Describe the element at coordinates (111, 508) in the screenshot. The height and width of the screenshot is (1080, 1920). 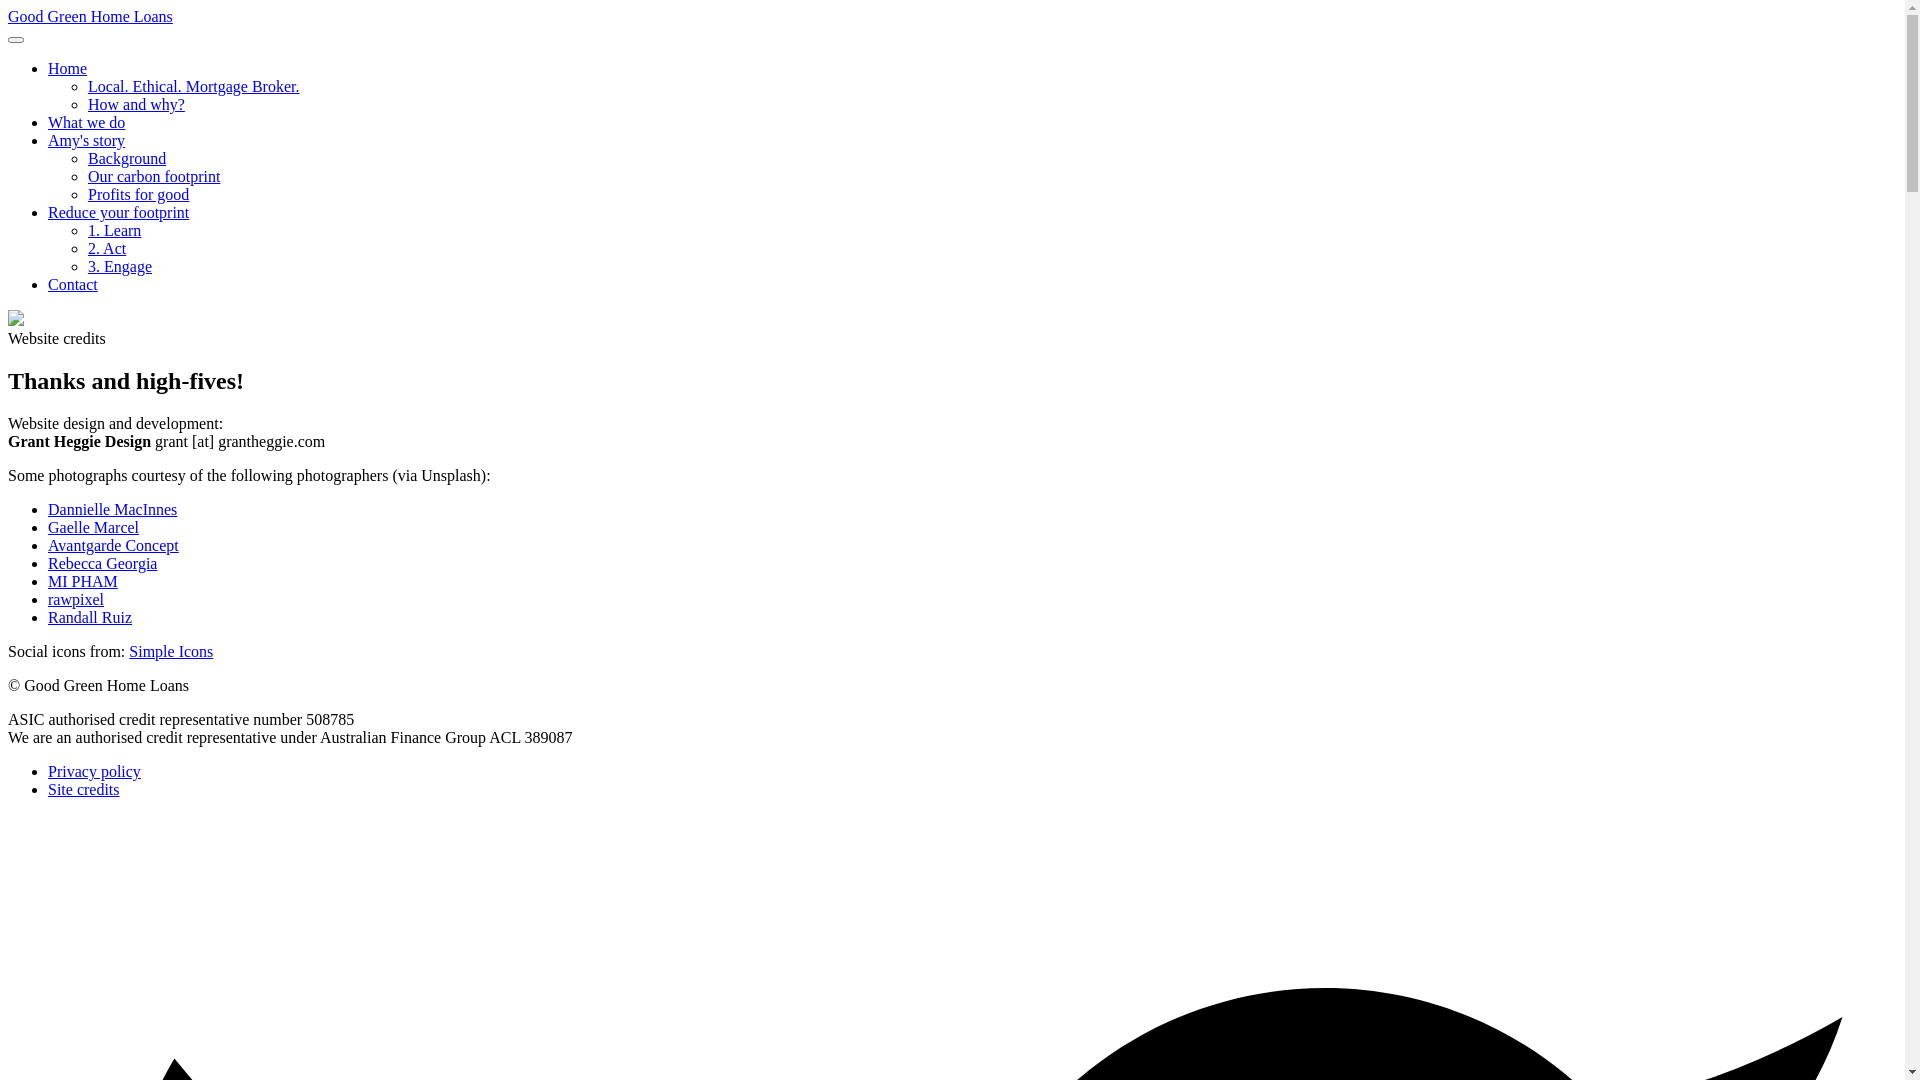
I see `'Dannielle MacInnes'` at that location.